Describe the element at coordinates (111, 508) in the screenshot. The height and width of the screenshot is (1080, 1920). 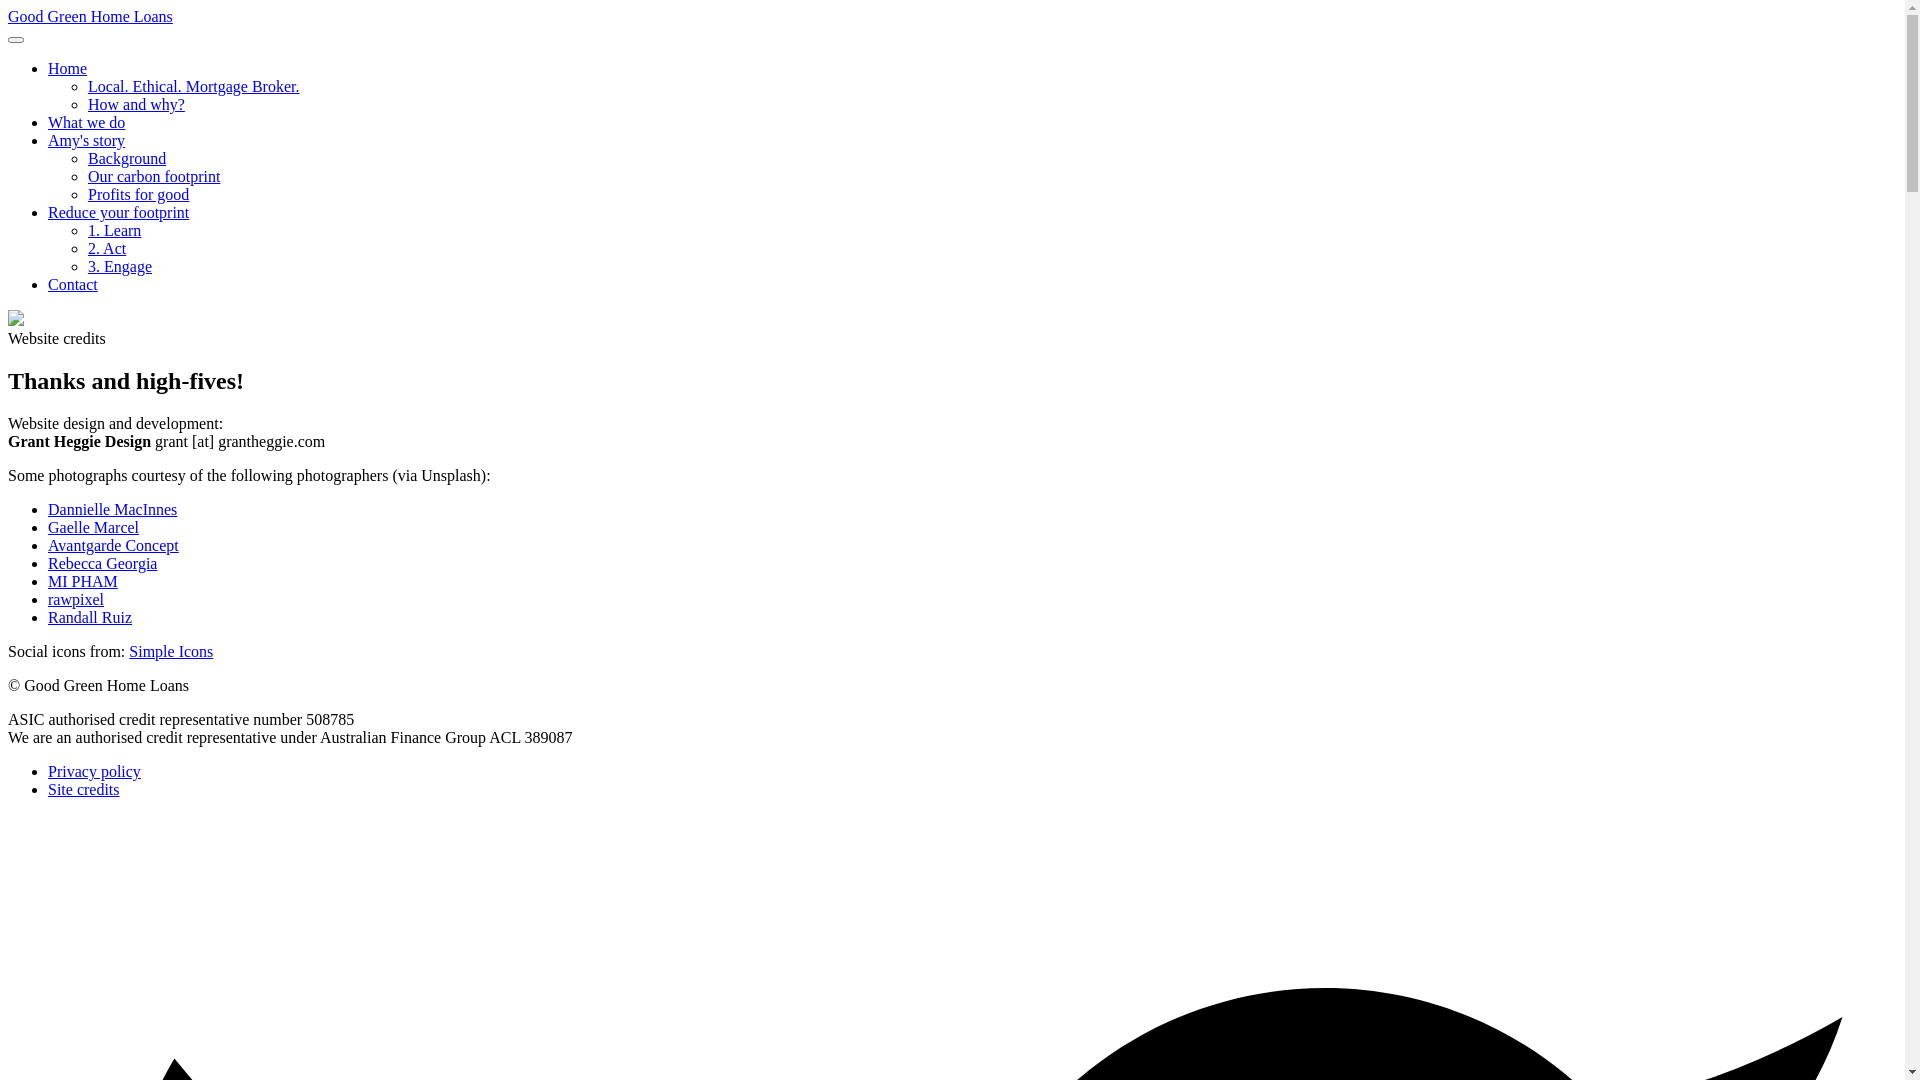
I see `'Dannielle MacInnes'` at that location.